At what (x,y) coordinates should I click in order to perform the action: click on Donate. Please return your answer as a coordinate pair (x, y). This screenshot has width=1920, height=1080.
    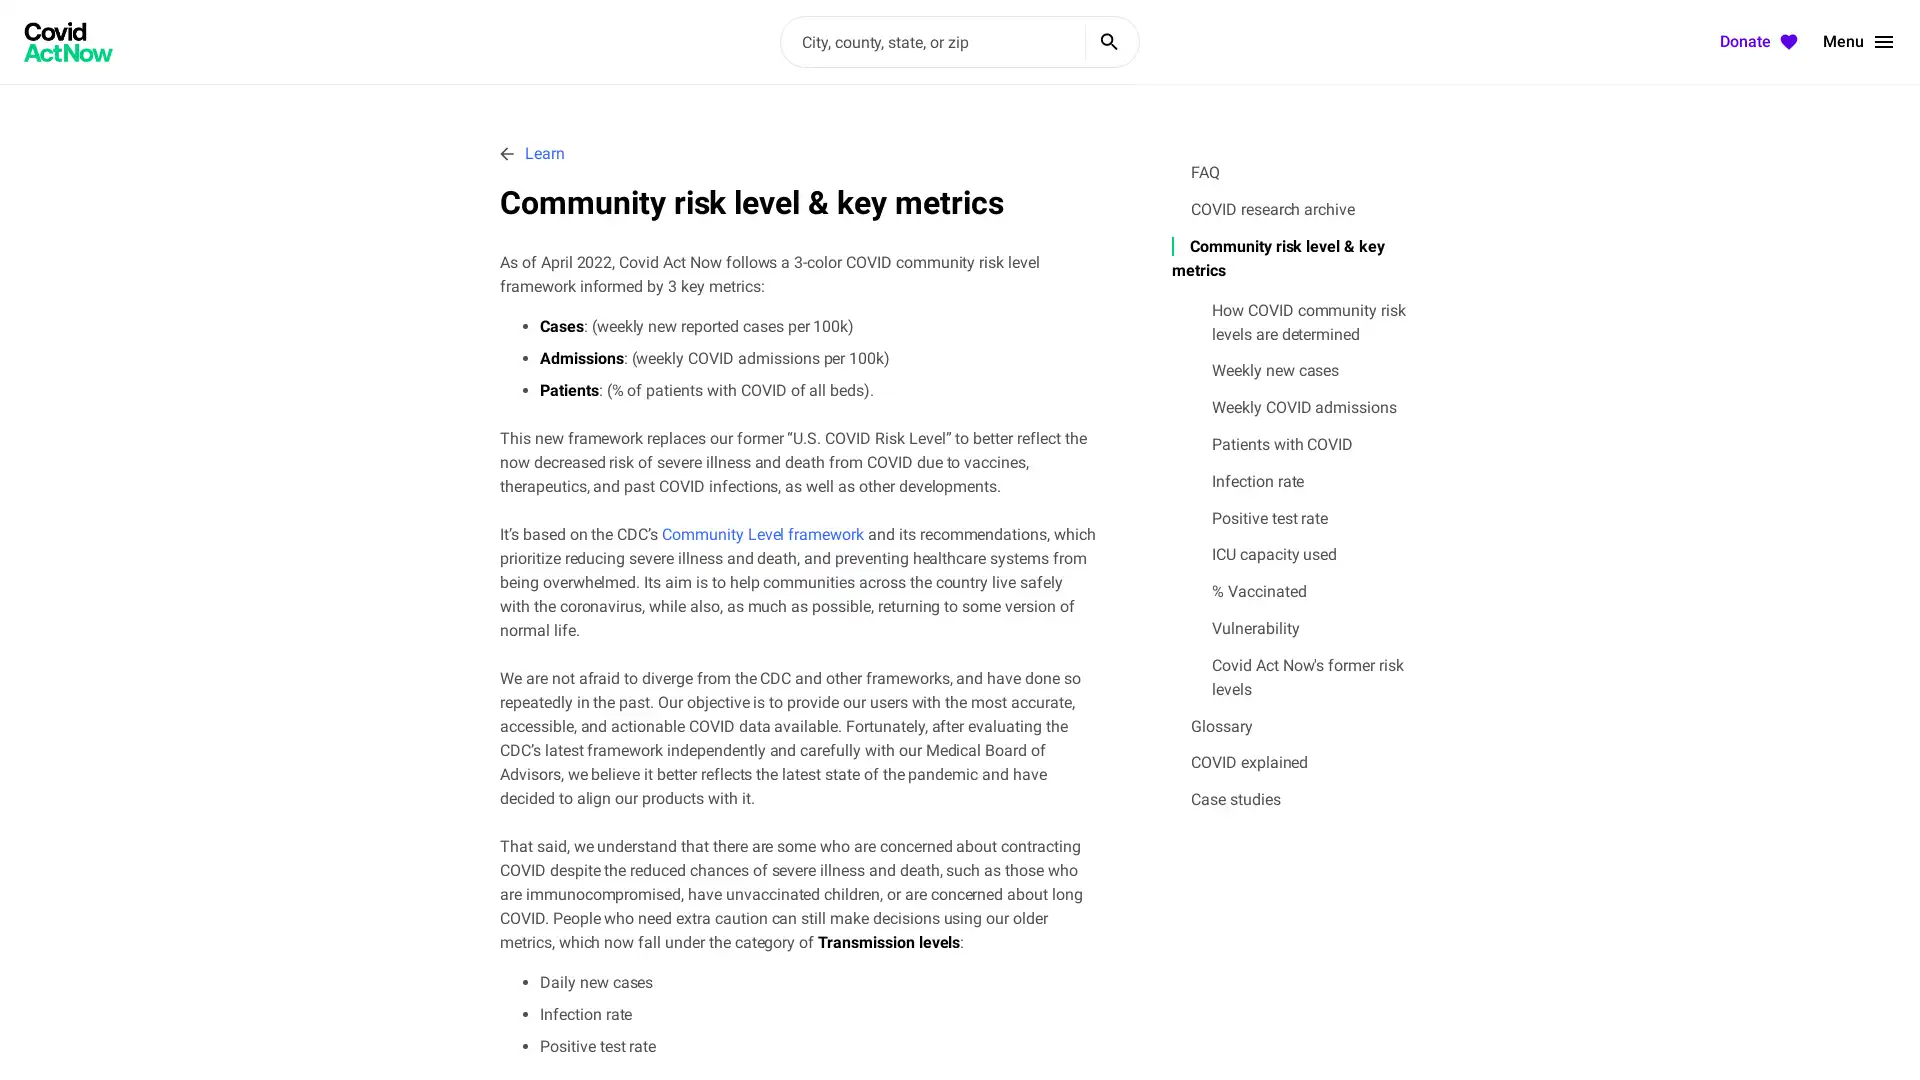
    Looking at the image, I should click on (1761, 42).